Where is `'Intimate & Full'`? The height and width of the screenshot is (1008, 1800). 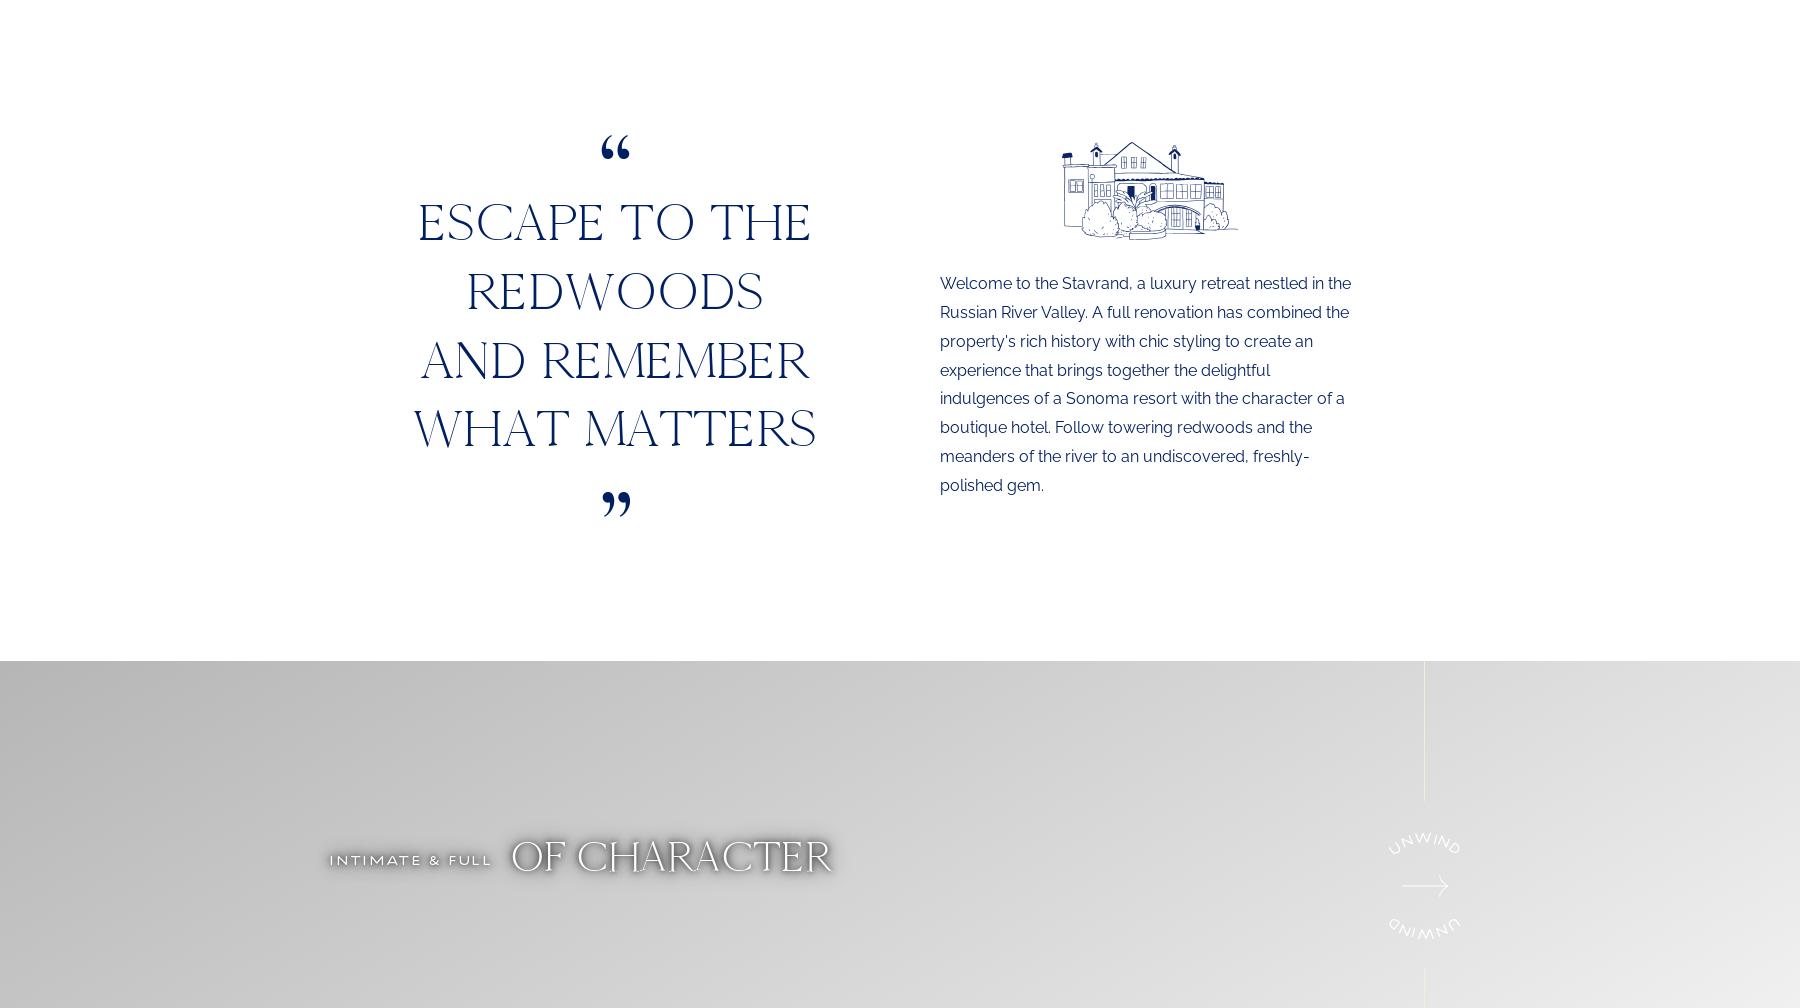 'Intimate & Full' is located at coordinates (412, 859).